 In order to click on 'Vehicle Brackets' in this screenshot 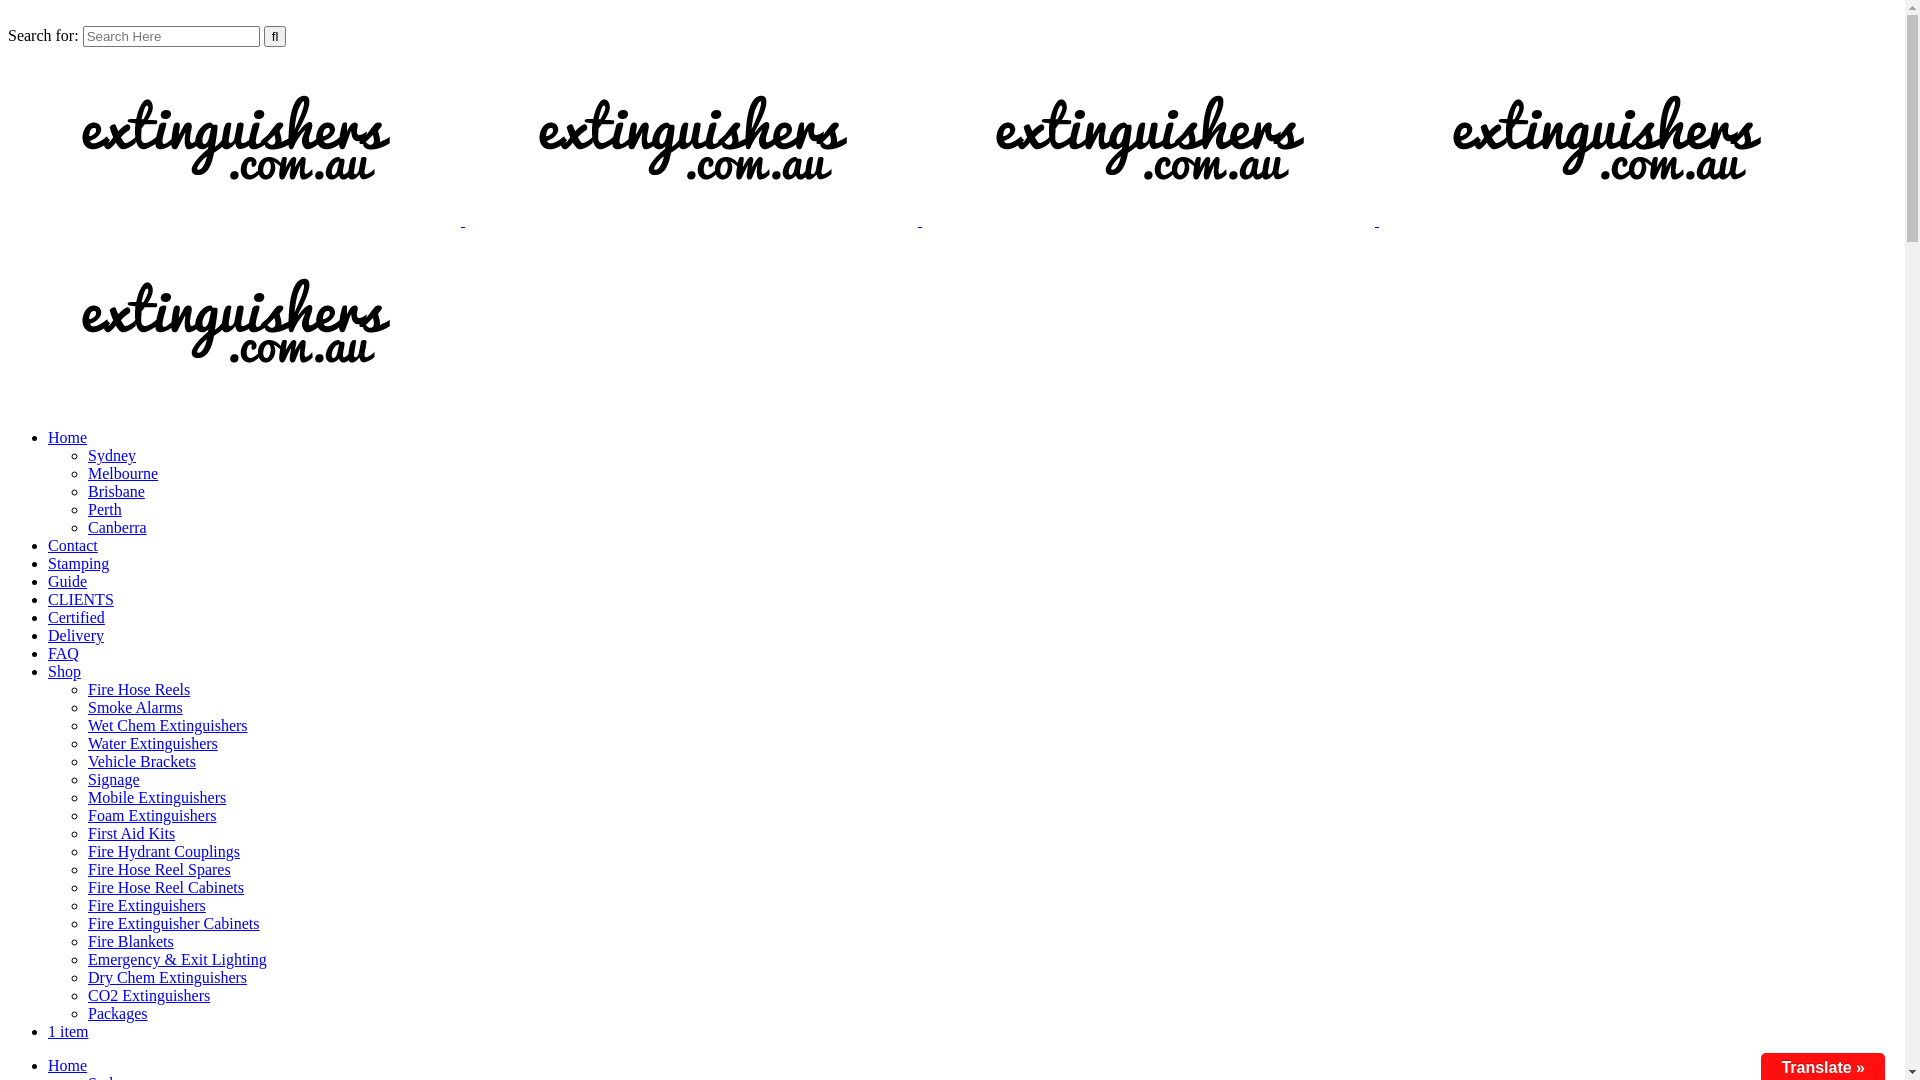, I will do `click(141, 761)`.